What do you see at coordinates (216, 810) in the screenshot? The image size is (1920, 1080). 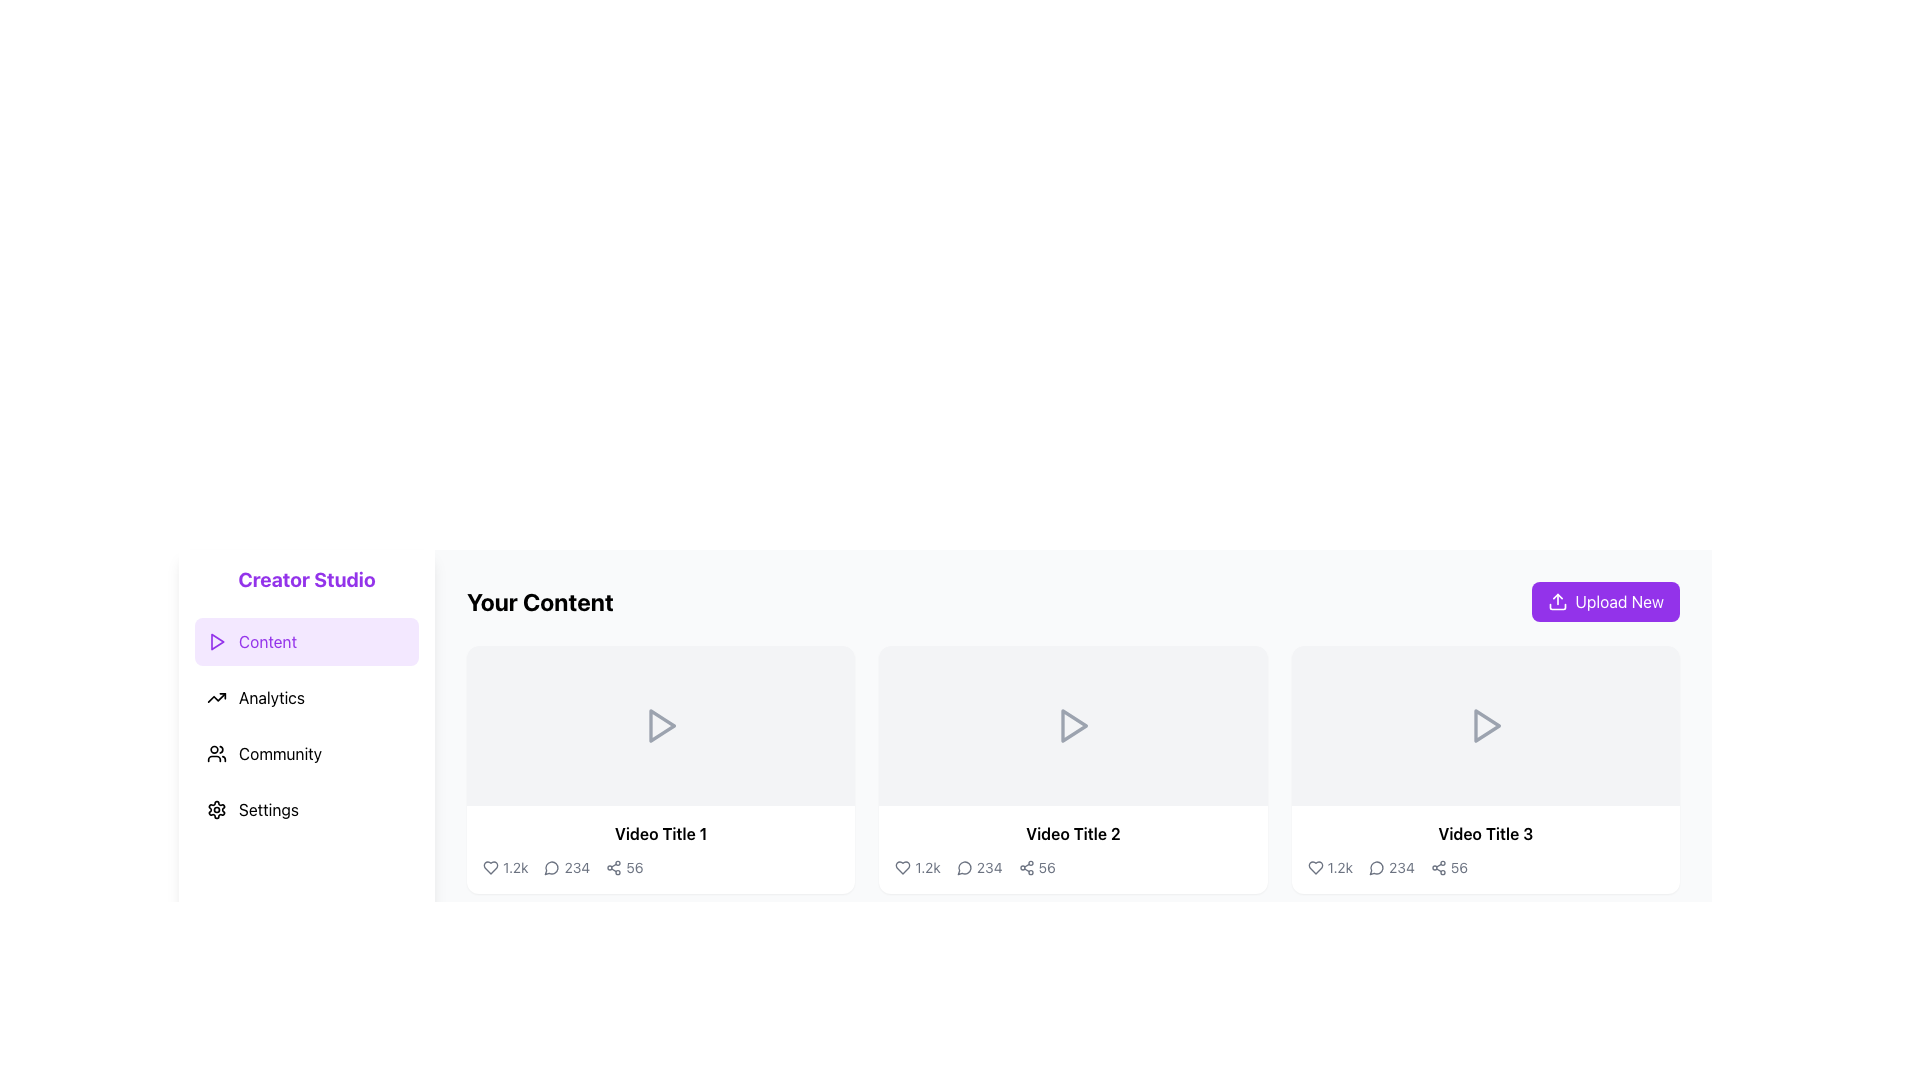 I see `the gear-like icon representing the settings functionality located on the left side of the interface within the 'Settings' option` at bounding box center [216, 810].